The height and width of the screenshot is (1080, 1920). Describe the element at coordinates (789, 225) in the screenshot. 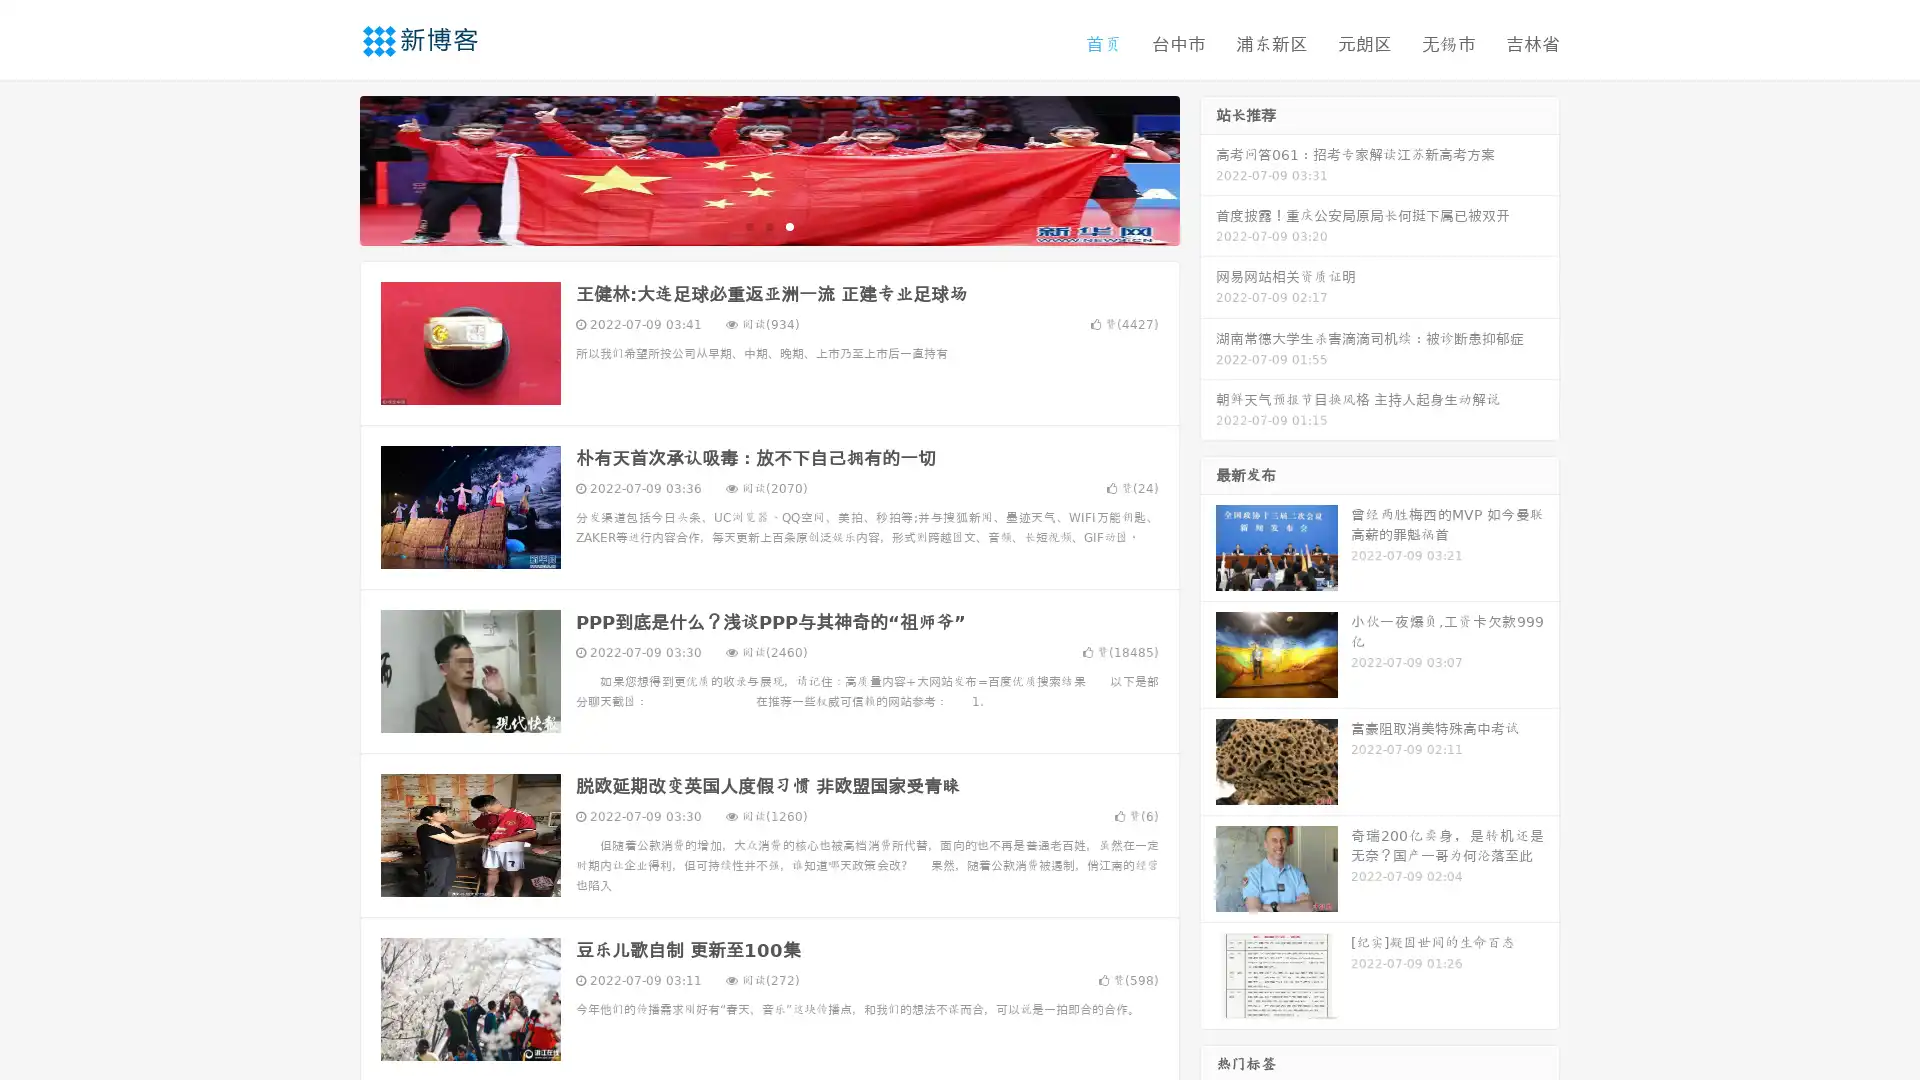

I see `Go to slide 3` at that location.